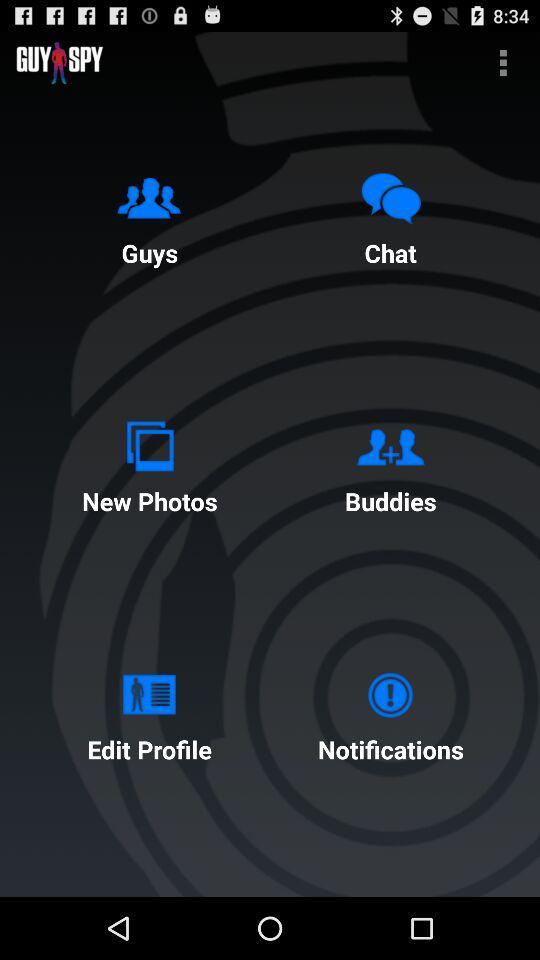  I want to click on item to the right of the new photos icon, so click(390, 463).